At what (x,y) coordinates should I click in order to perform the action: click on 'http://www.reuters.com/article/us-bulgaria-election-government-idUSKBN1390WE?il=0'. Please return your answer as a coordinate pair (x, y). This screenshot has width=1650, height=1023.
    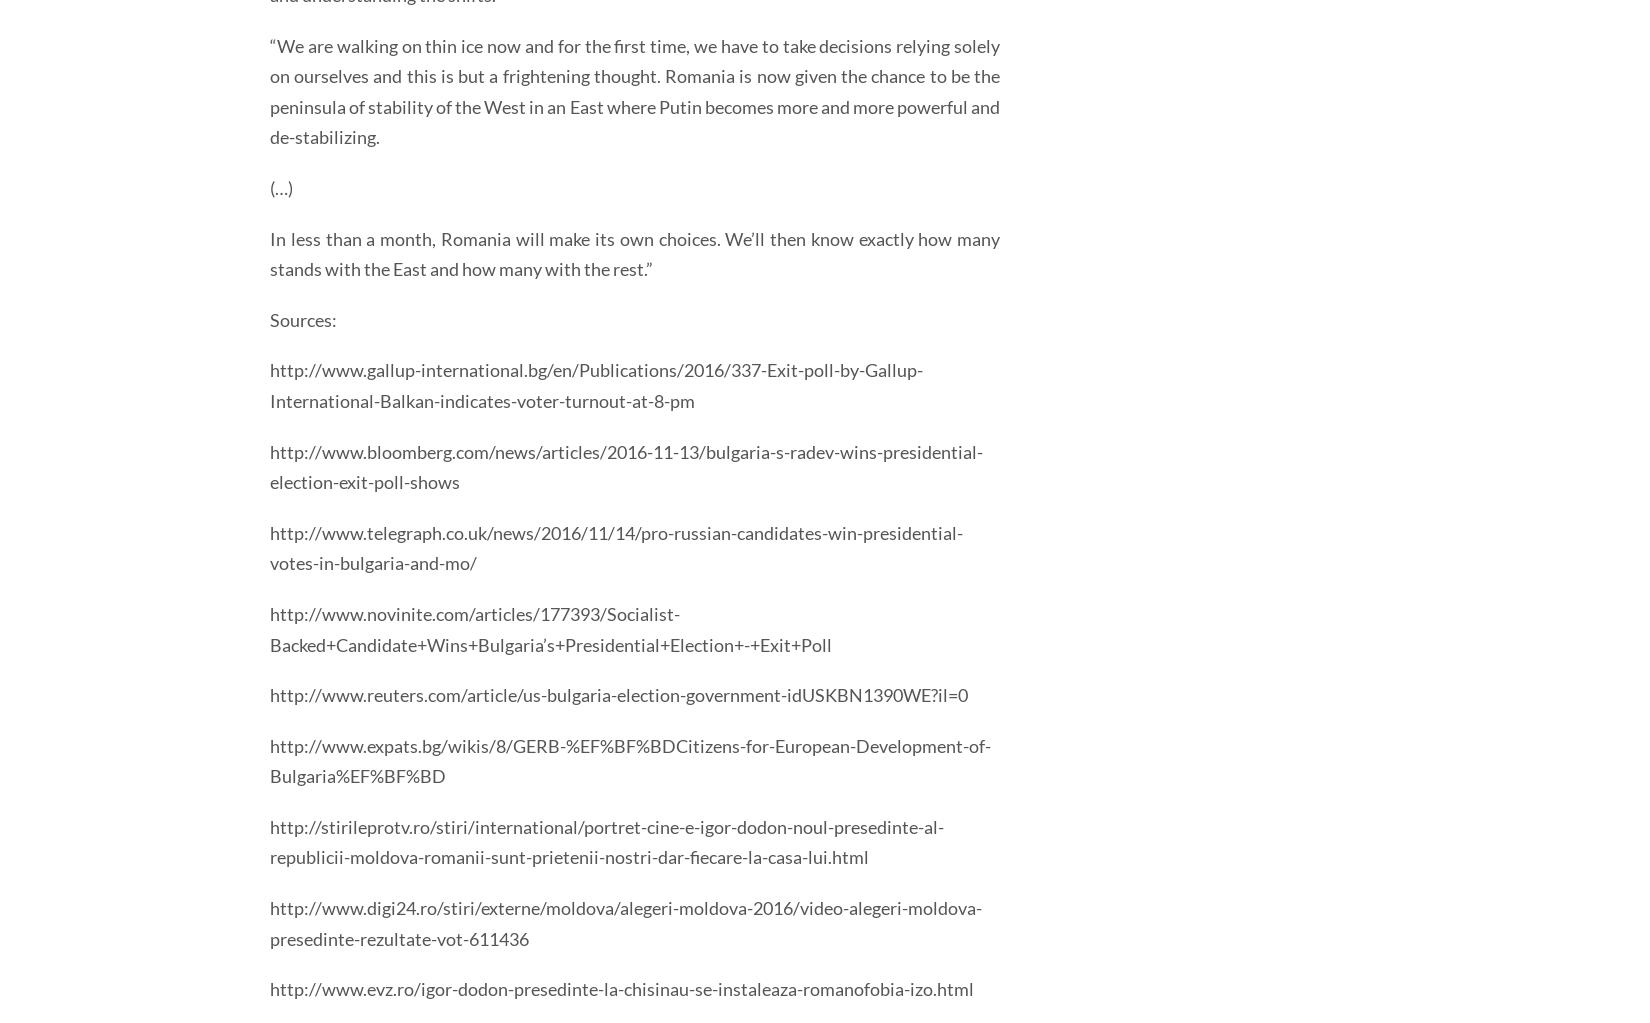
    Looking at the image, I should click on (269, 694).